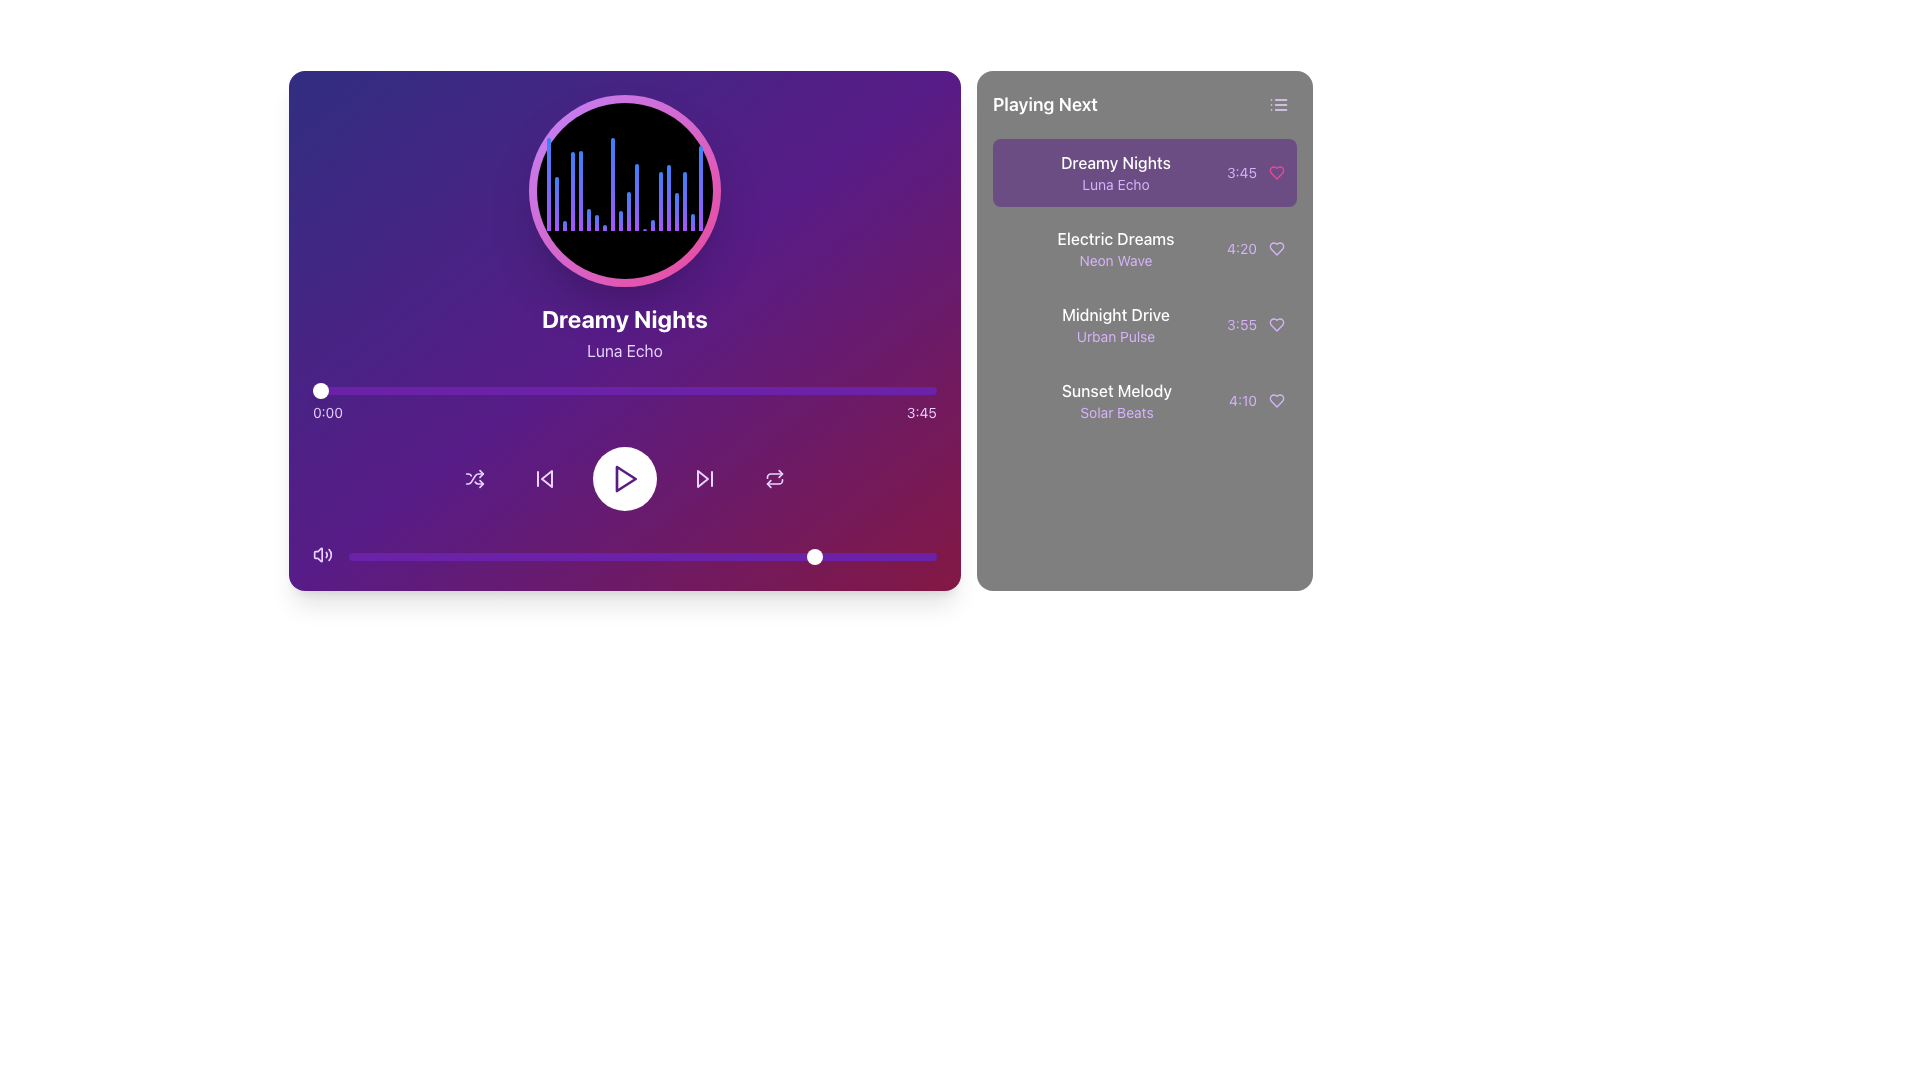 The height and width of the screenshot is (1080, 1920). What do you see at coordinates (1115, 335) in the screenshot?
I see `the subtitle text label located directly below 'Midnight Drive' in the 'Playing Next' section of the vertical list` at bounding box center [1115, 335].